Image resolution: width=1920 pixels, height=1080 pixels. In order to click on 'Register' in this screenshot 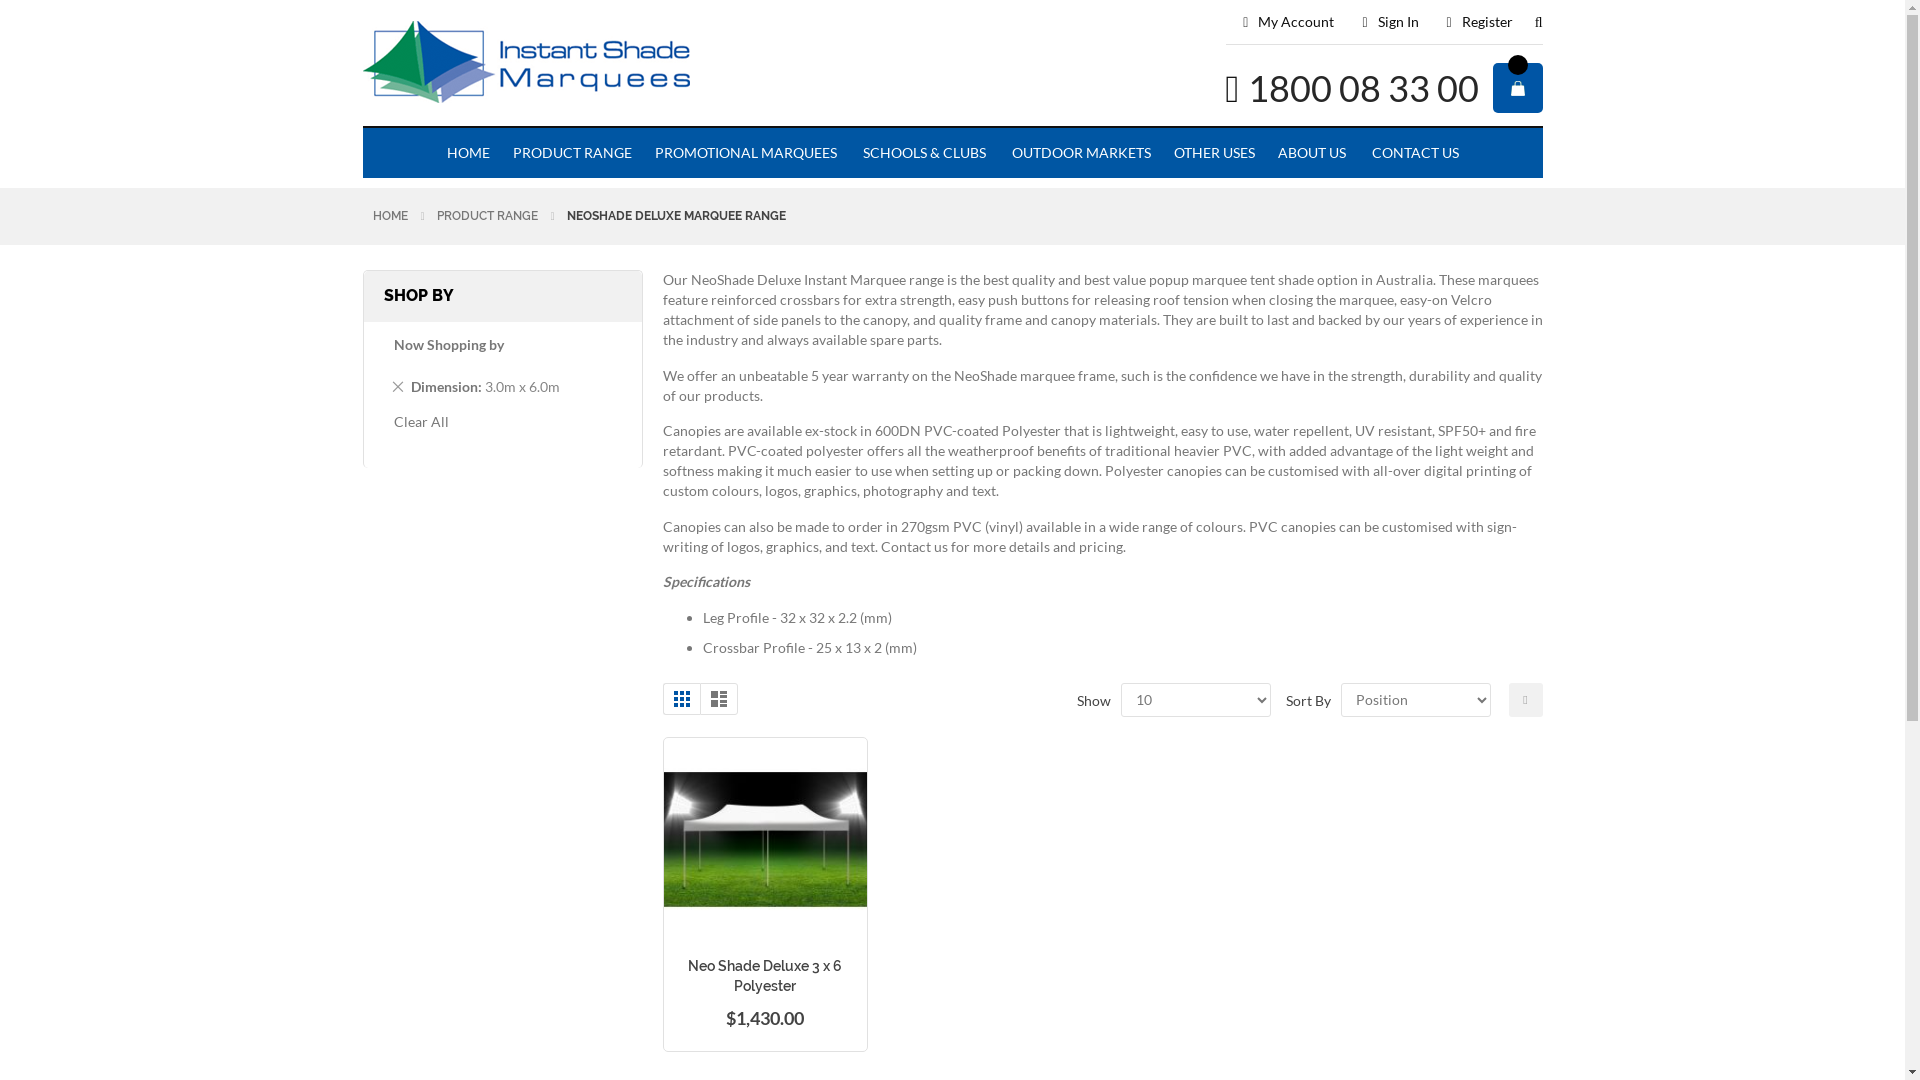, I will do `click(1479, 22)`.